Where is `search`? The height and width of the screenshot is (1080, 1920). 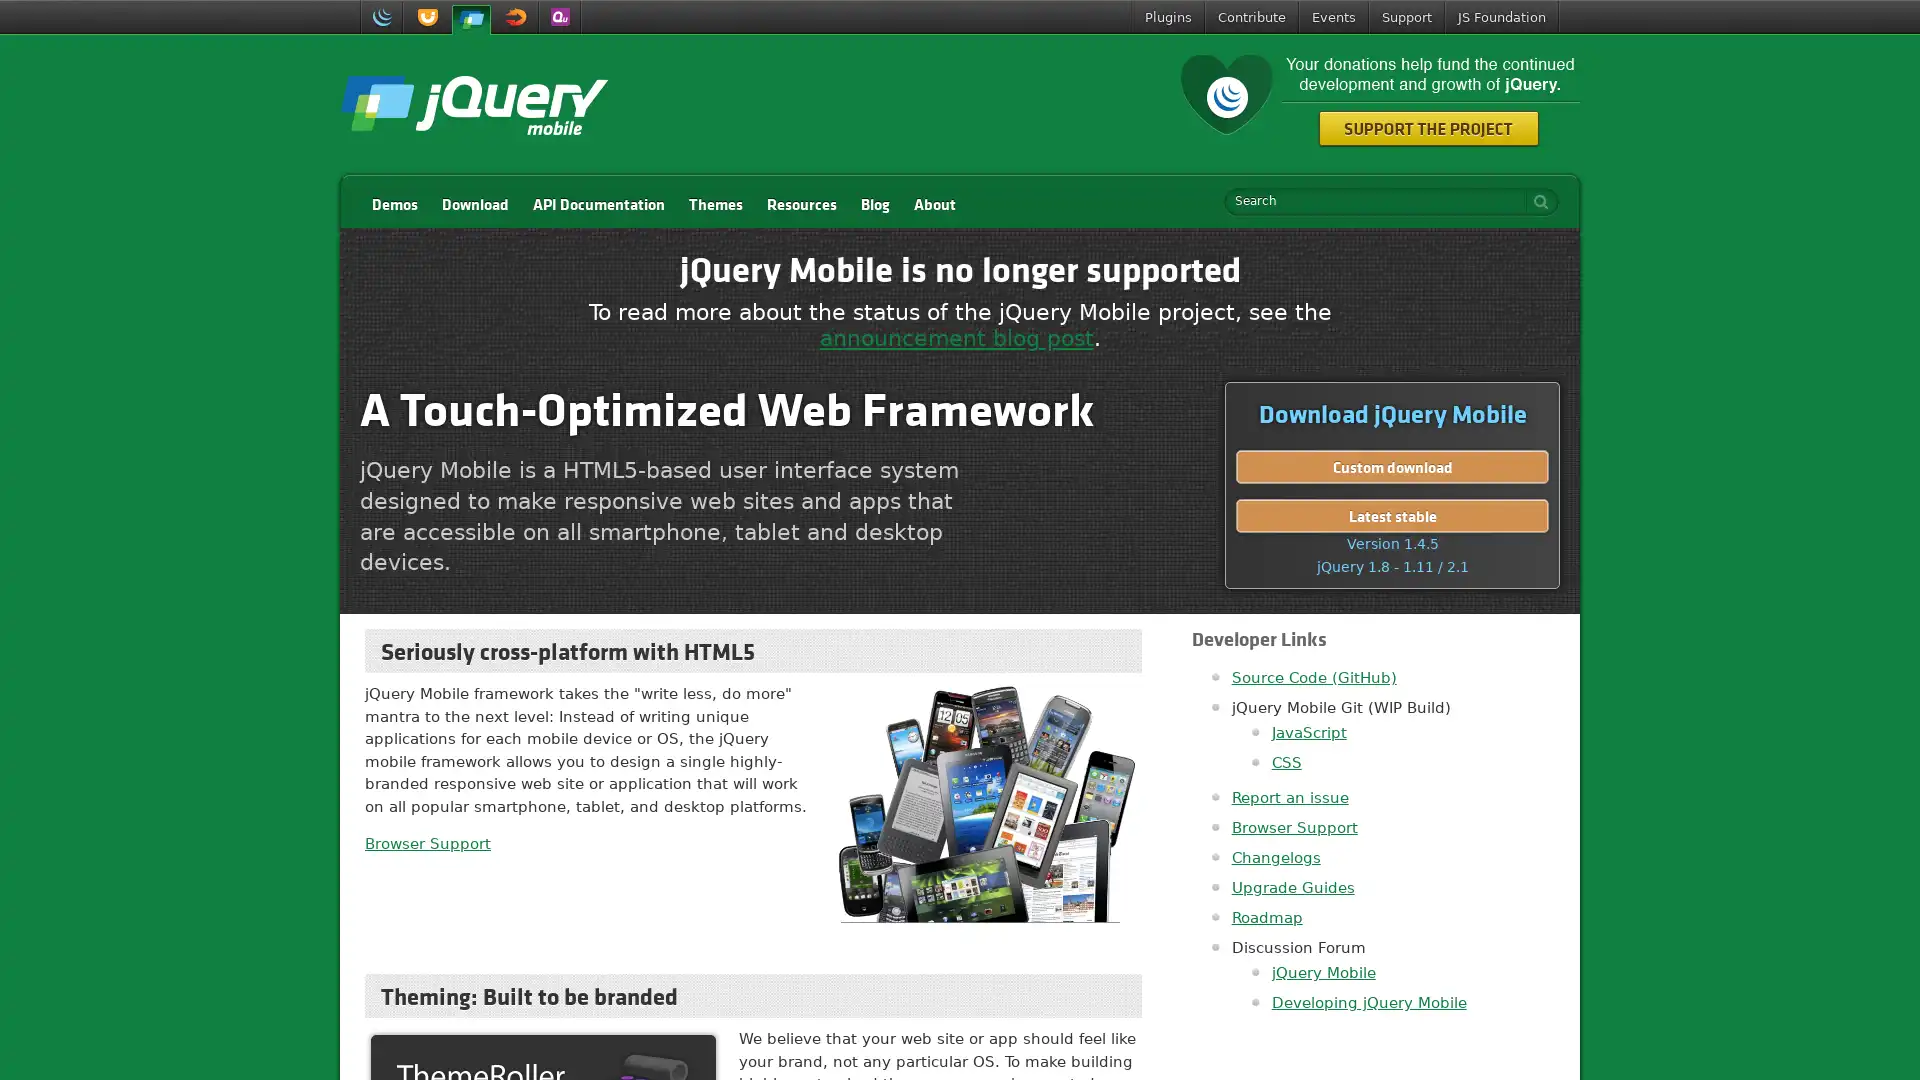
search is located at coordinates (1535, 201).